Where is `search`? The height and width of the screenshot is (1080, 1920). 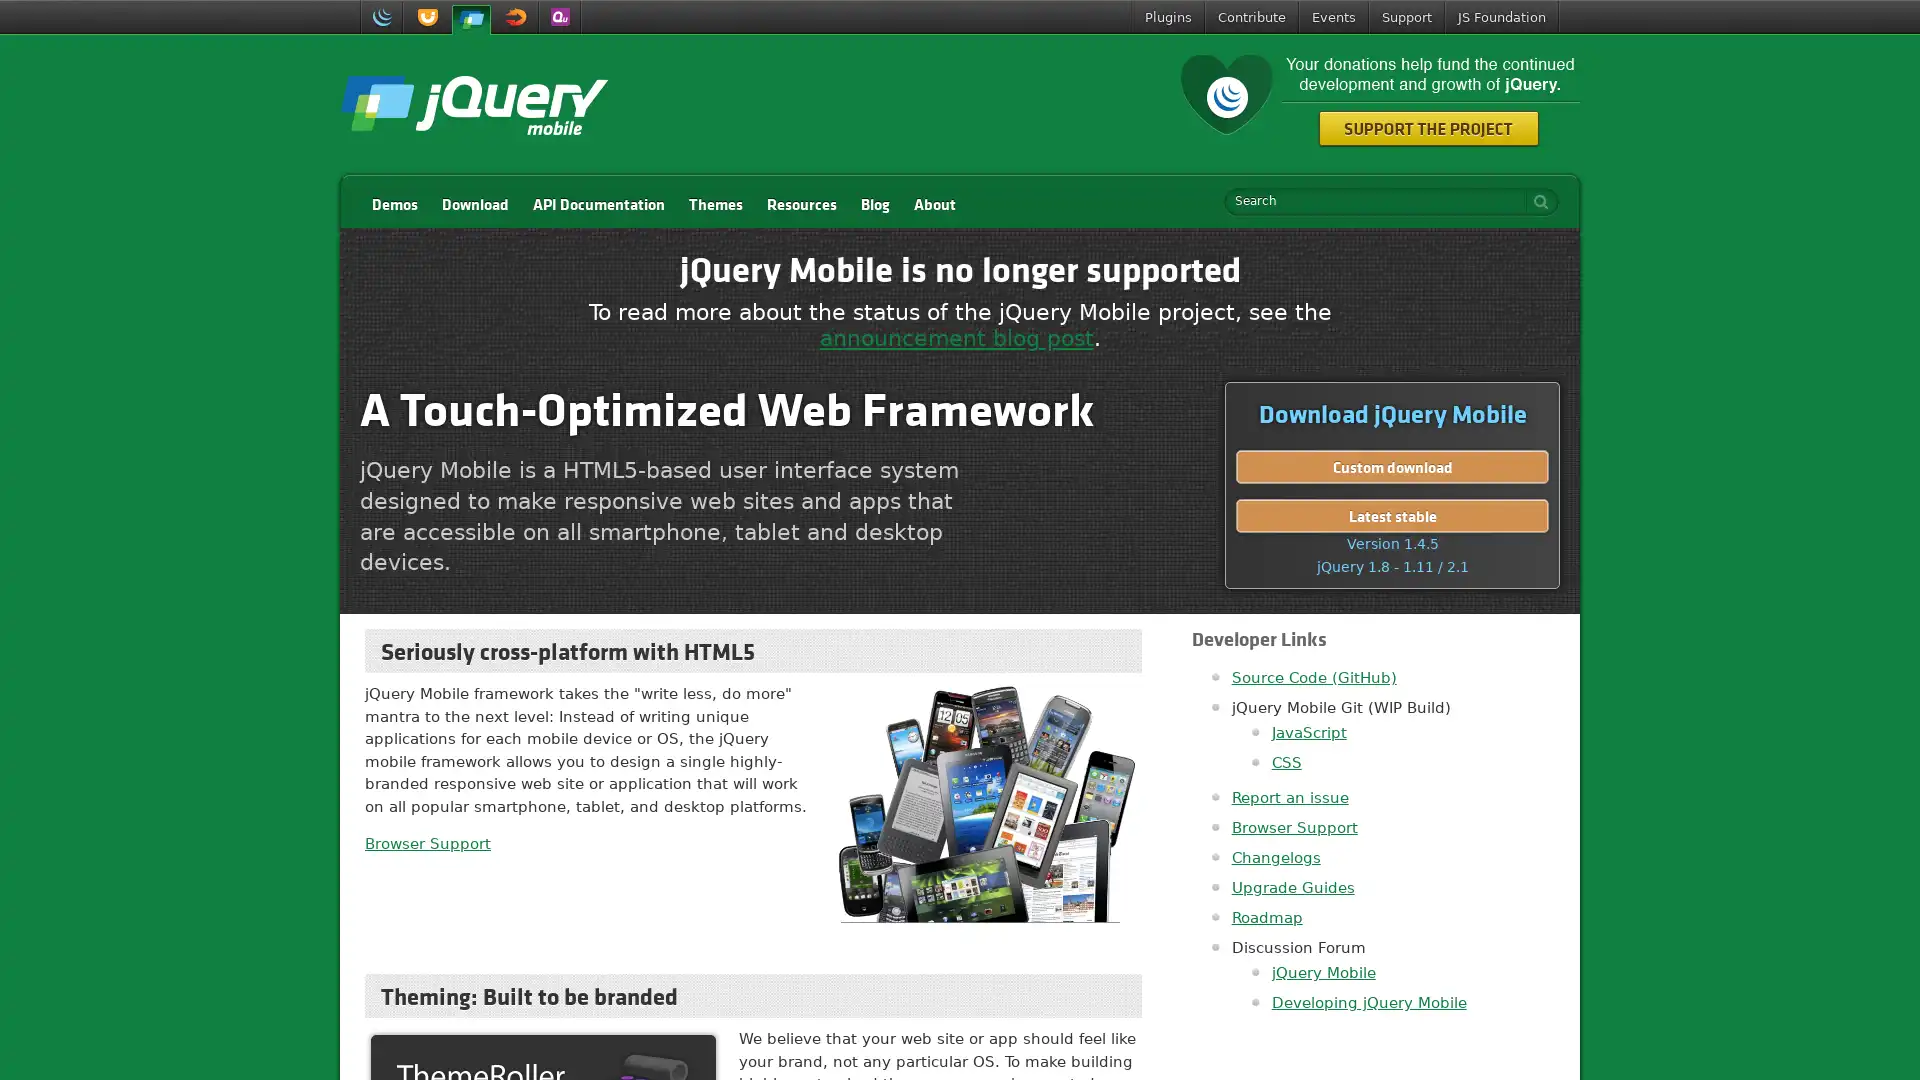
search is located at coordinates (1535, 201).